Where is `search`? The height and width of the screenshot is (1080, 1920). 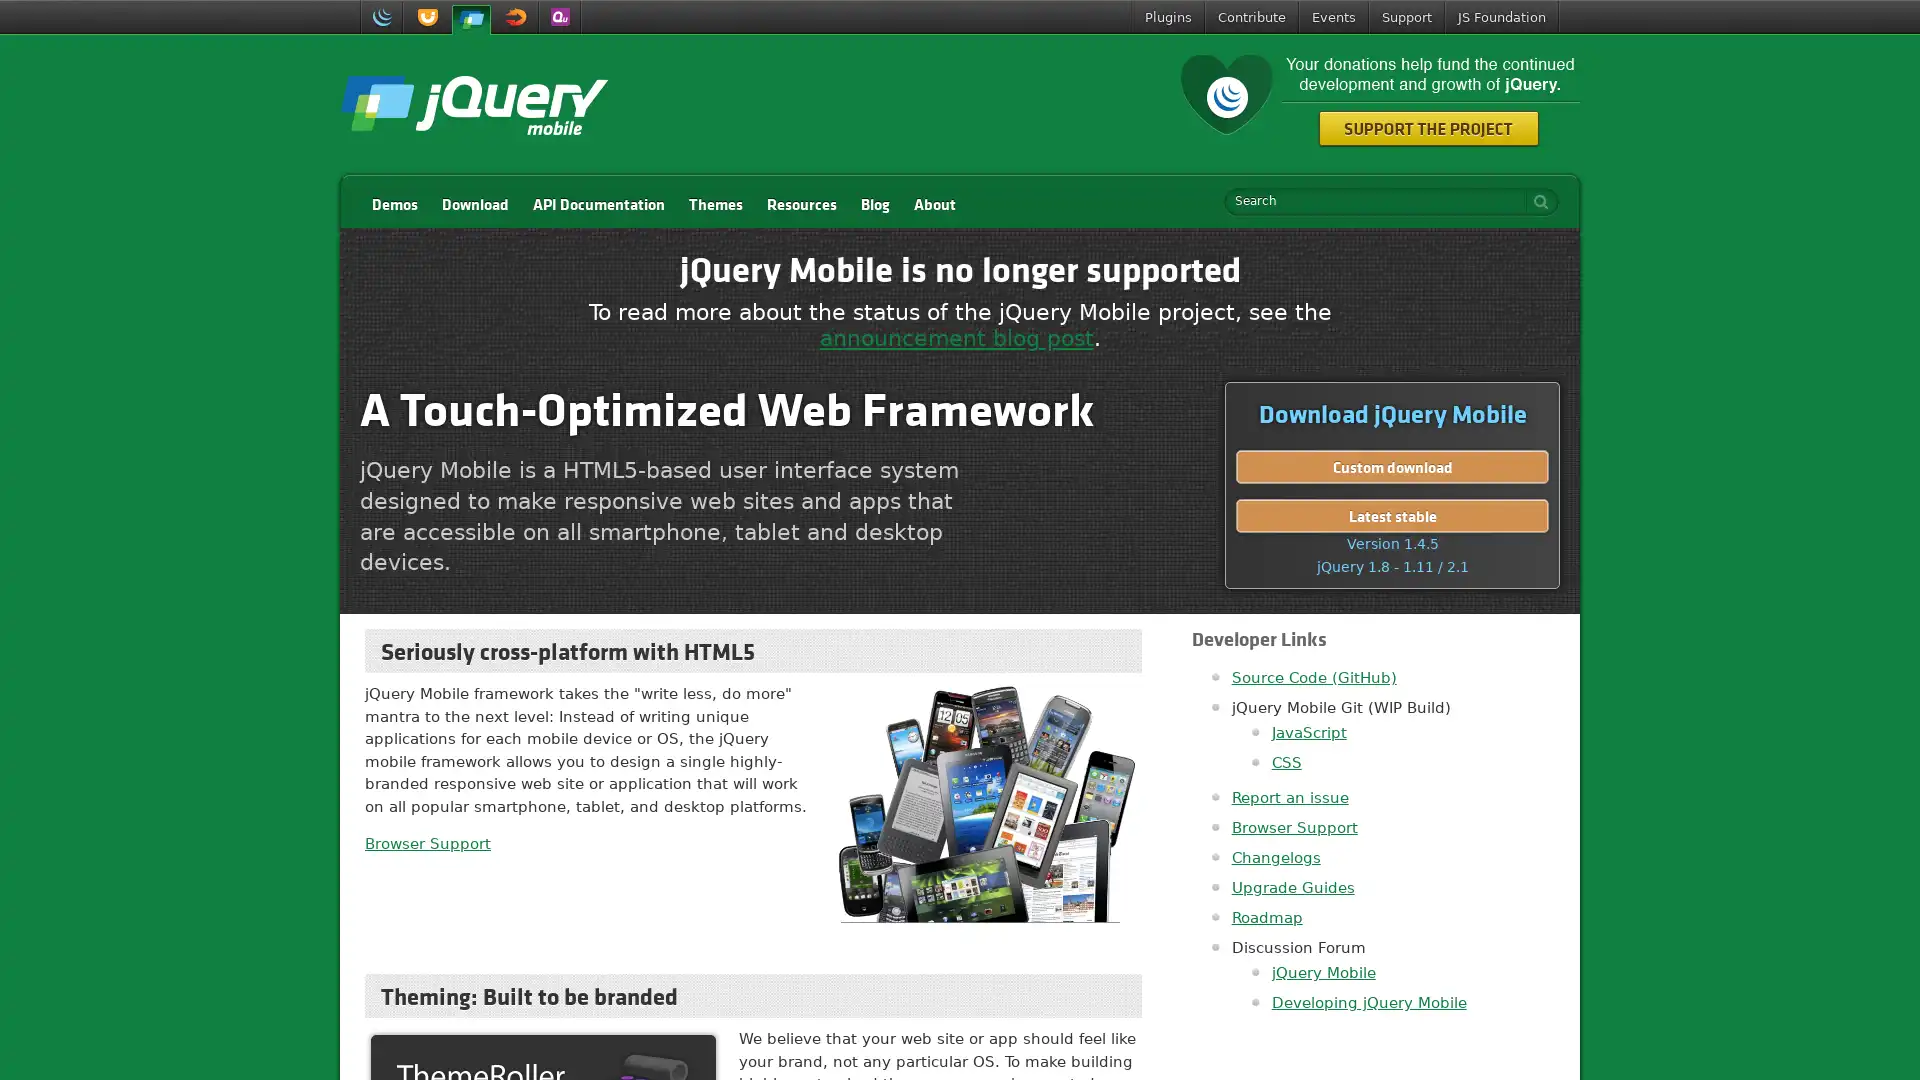
search is located at coordinates (1535, 201).